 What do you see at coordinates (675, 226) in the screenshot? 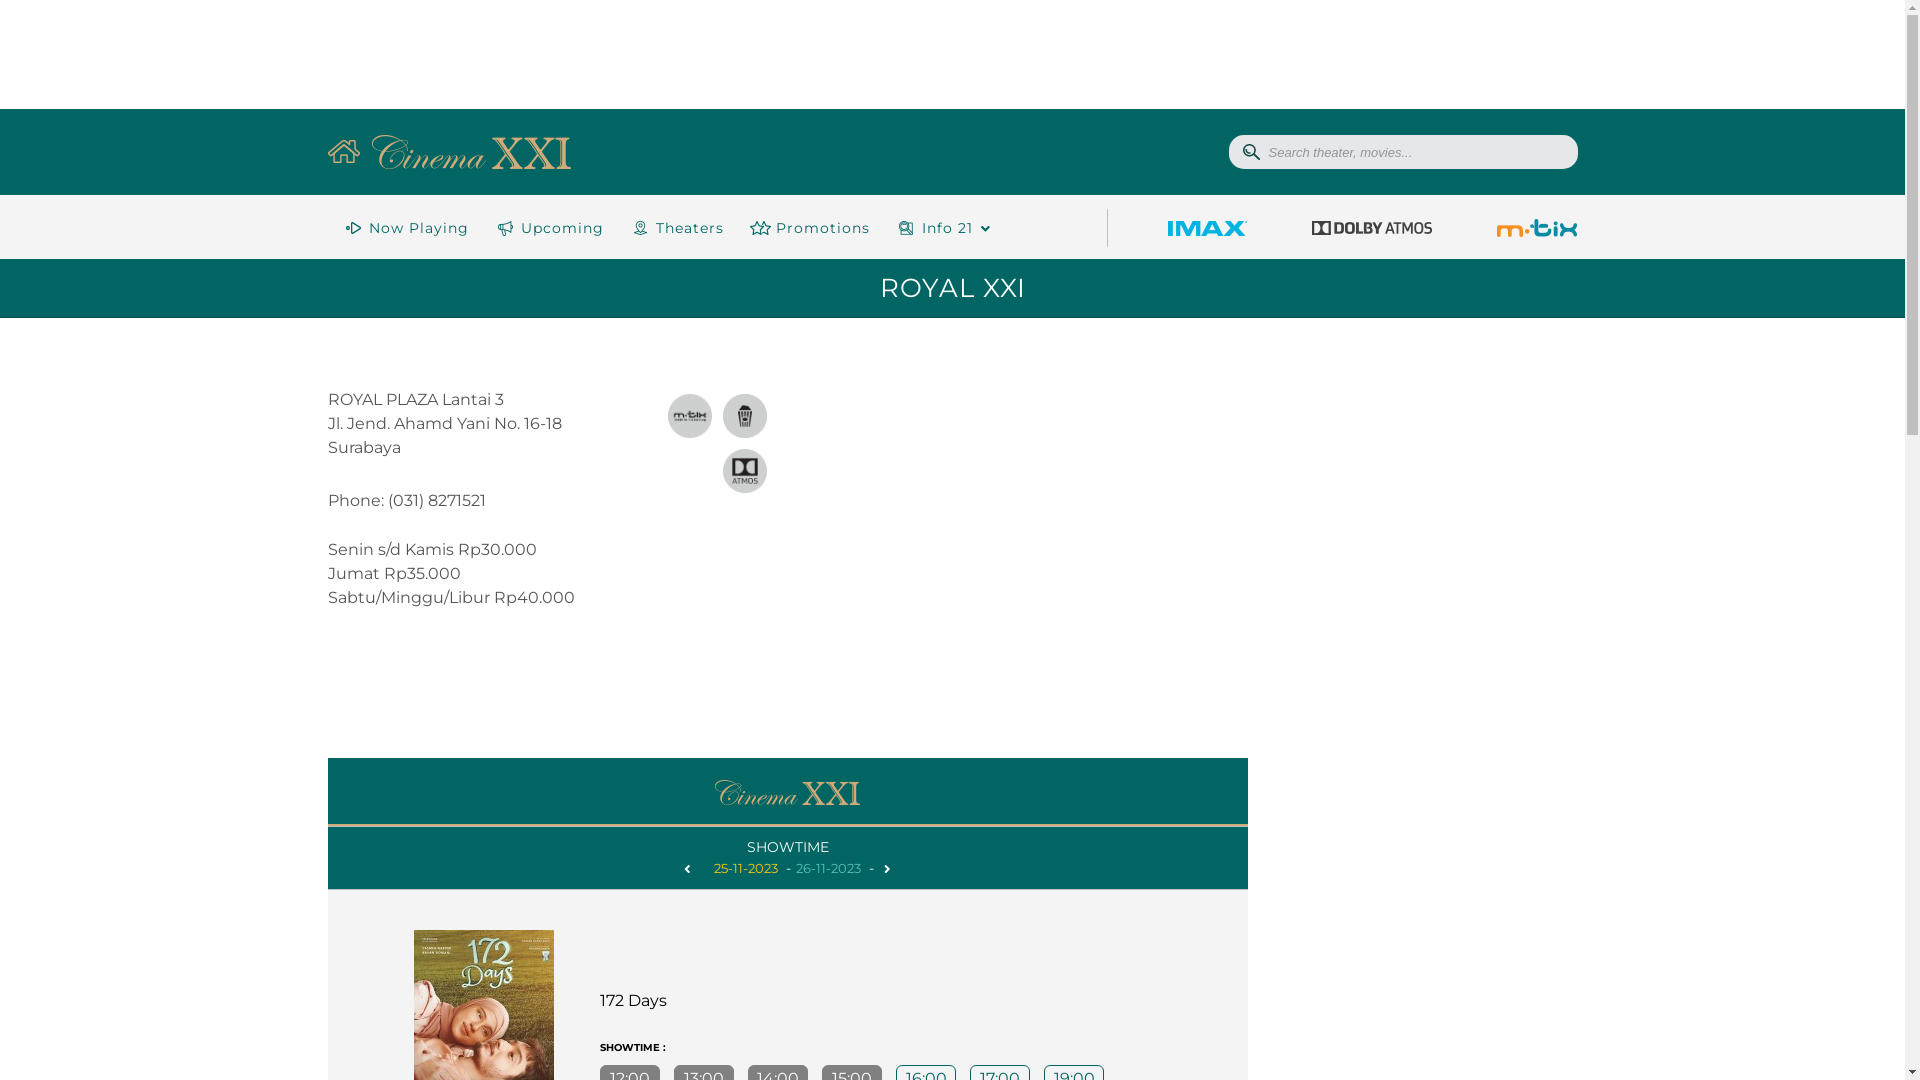
I see `'Theaters'` at bounding box center [675, 226].